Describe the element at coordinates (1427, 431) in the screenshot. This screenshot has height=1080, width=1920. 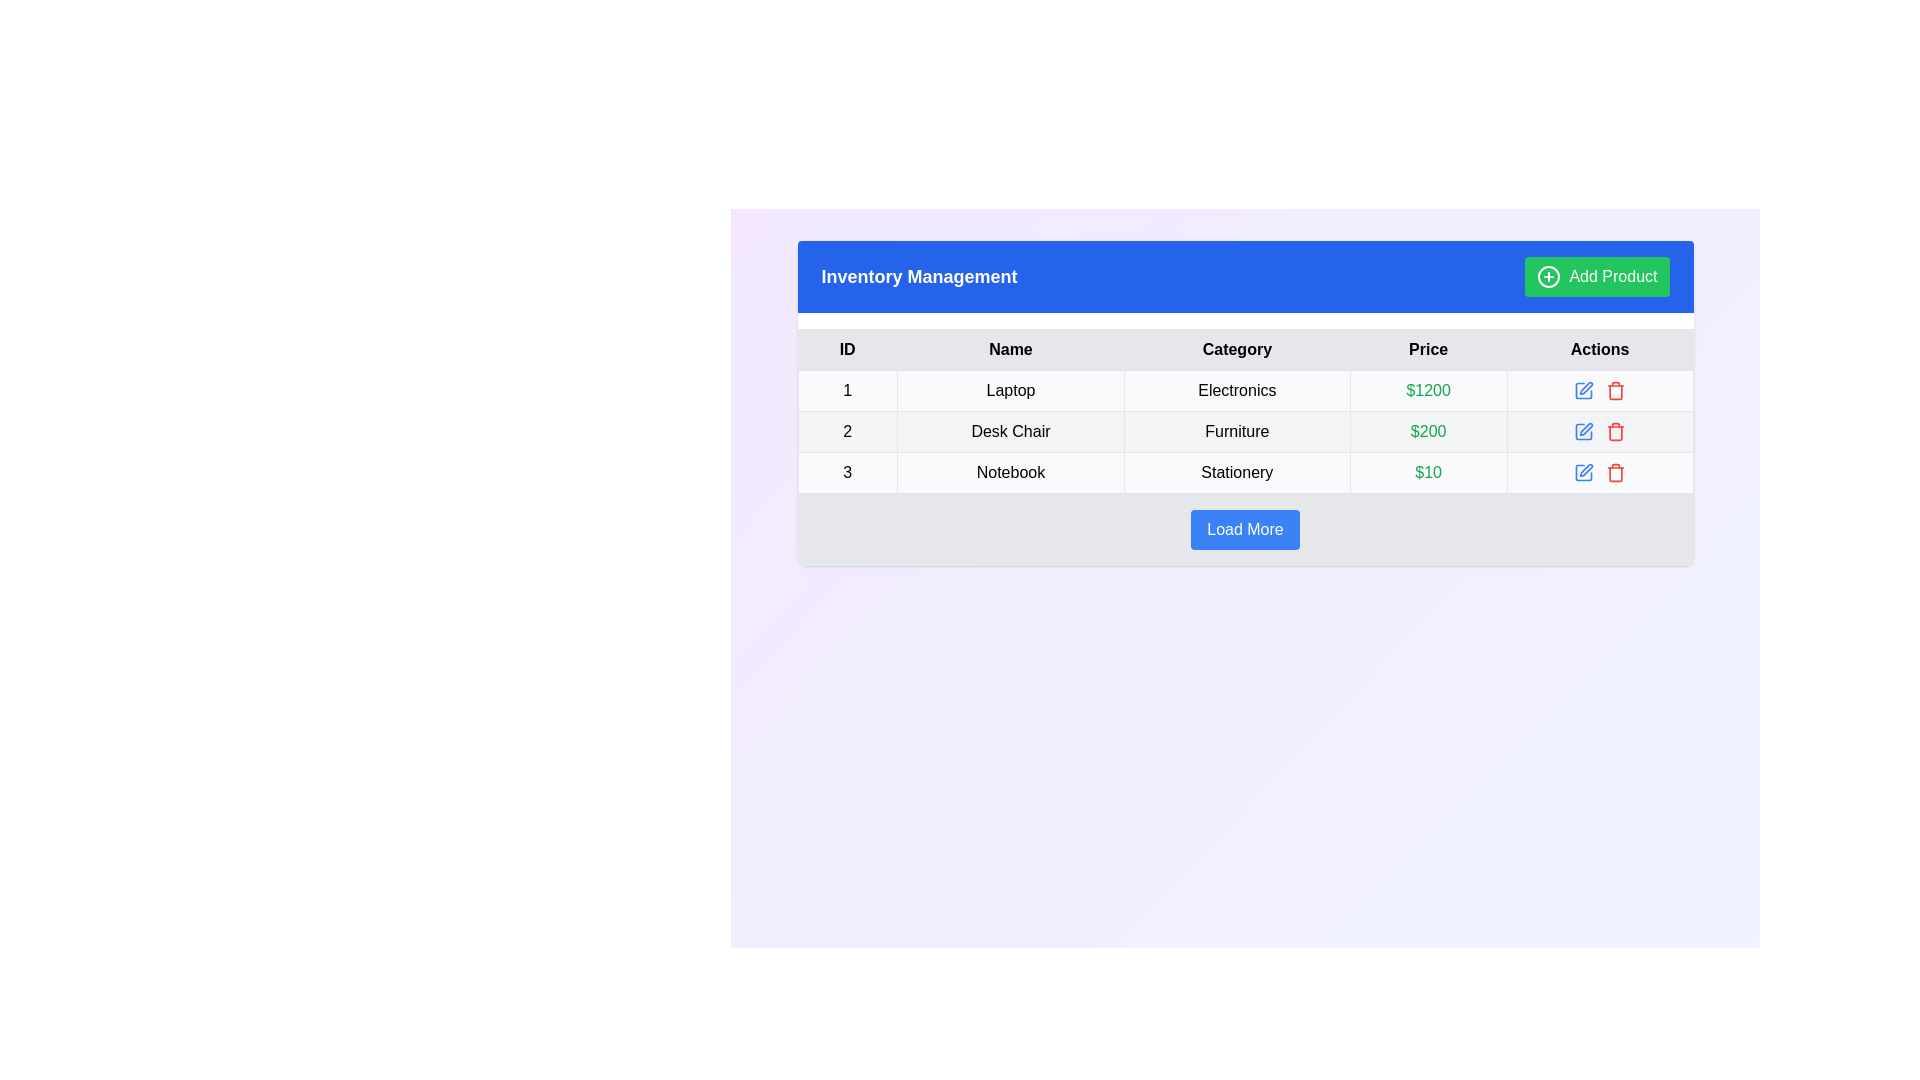
I see `the price display element showing '$200' in green, located in the 'Price' column of the second row in the table, horizontally aligned with 'Desk Chair'` at that location.